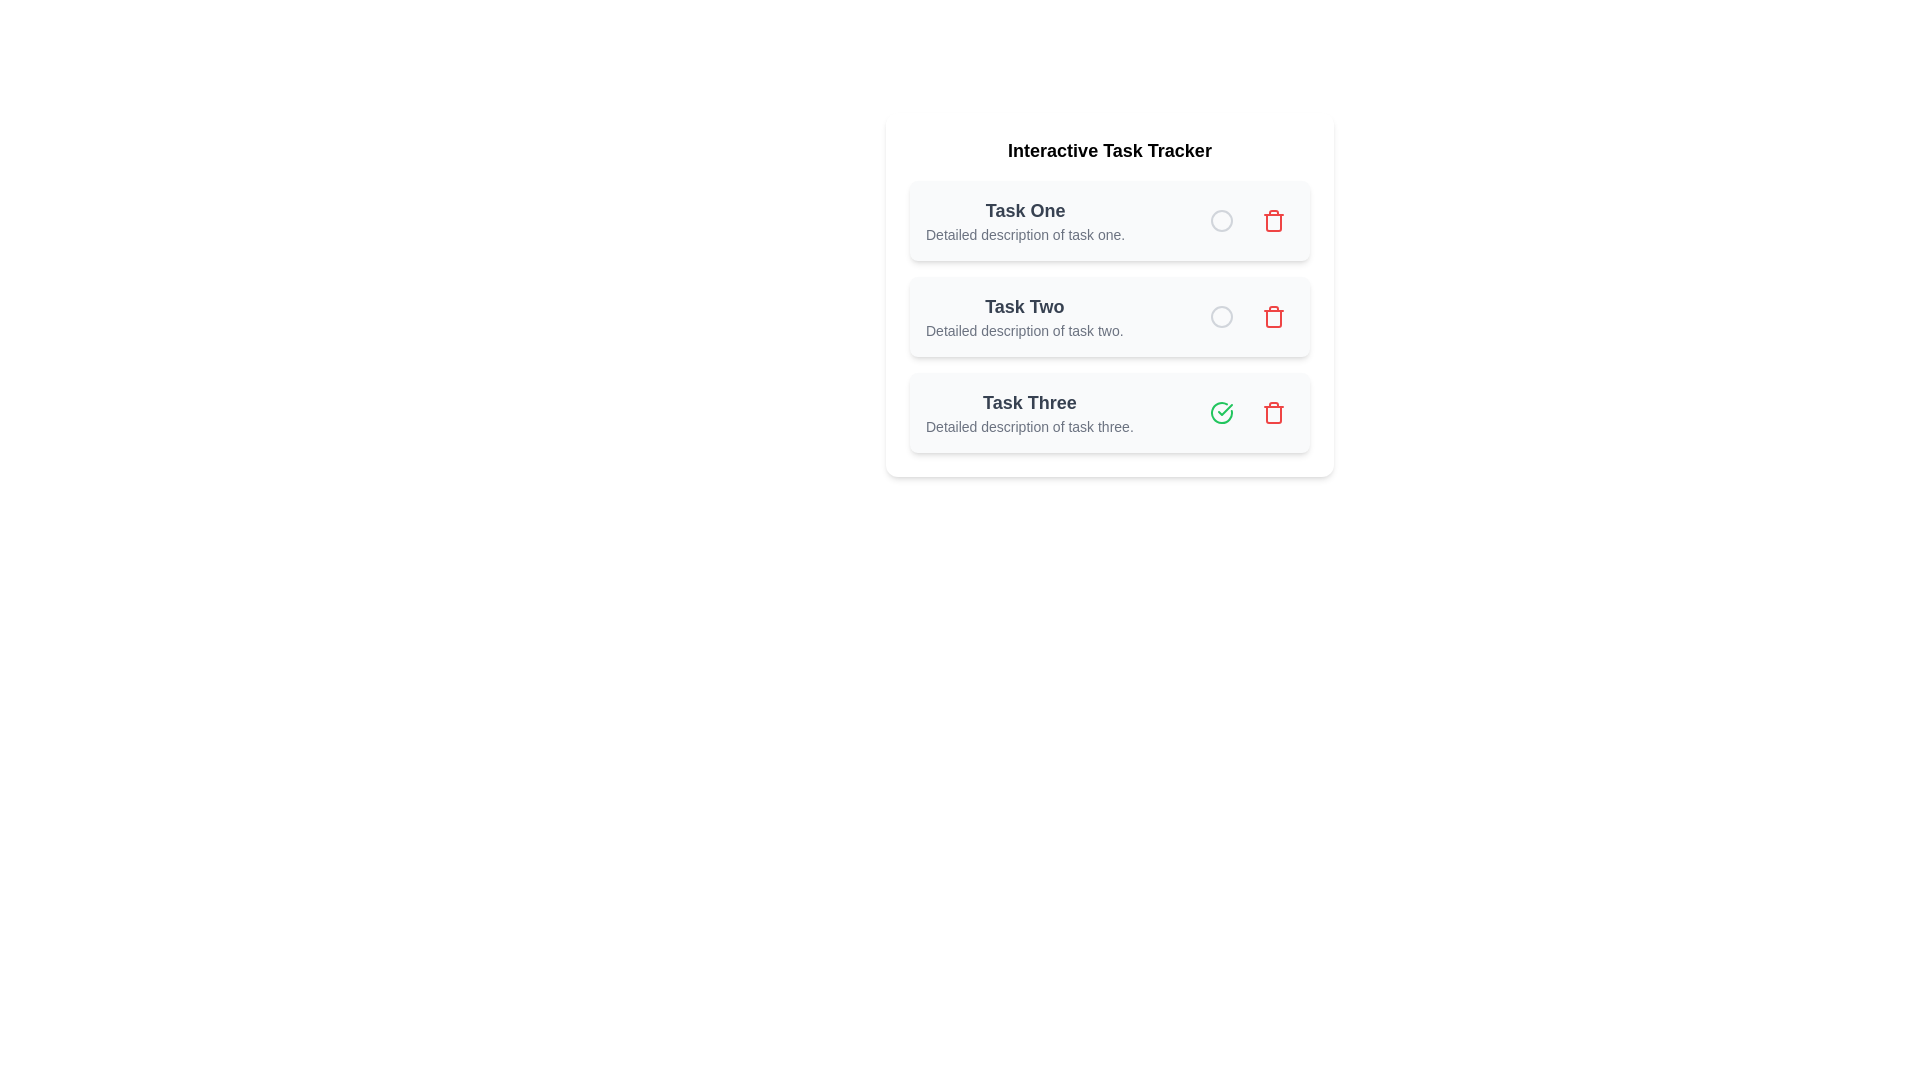  I want to click on the delete button for task Task Two, so click(1272, 315).